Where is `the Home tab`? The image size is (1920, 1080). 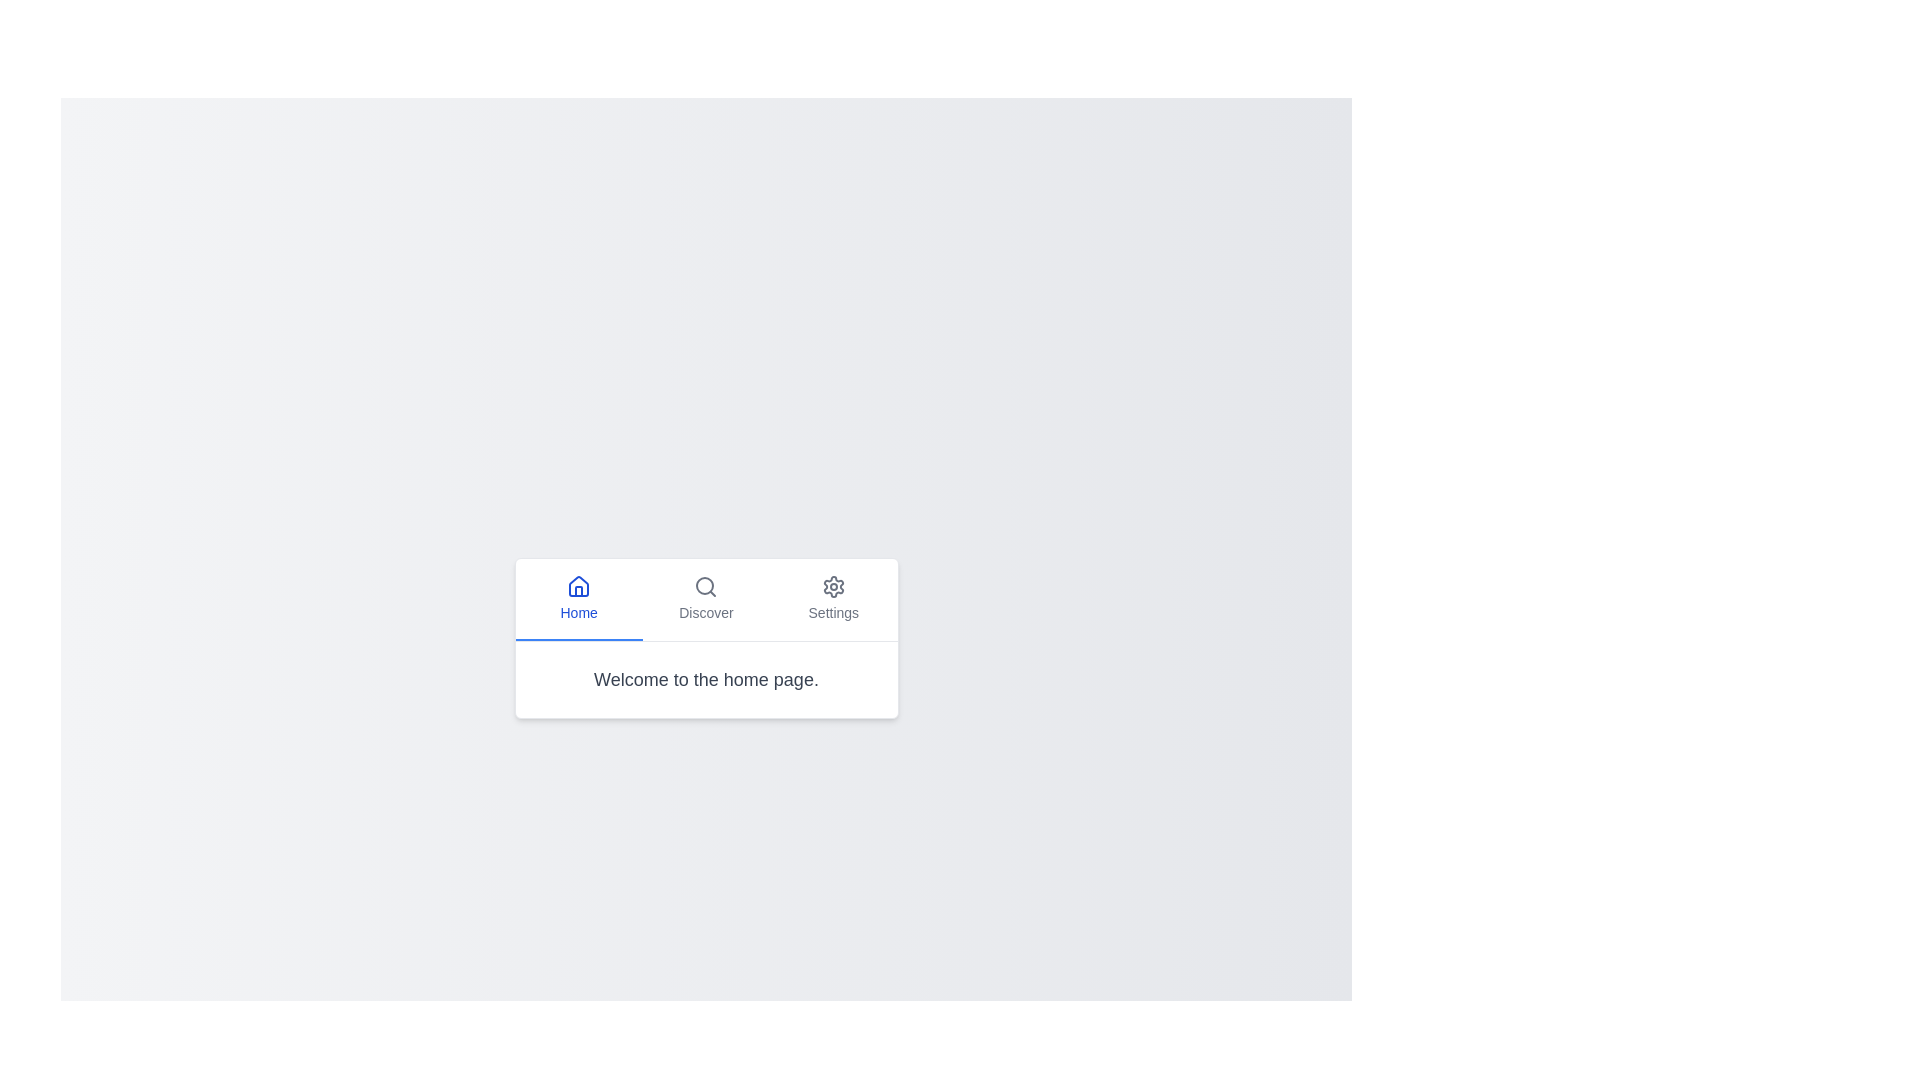
the Home tab is located at coordinates (578, 597).